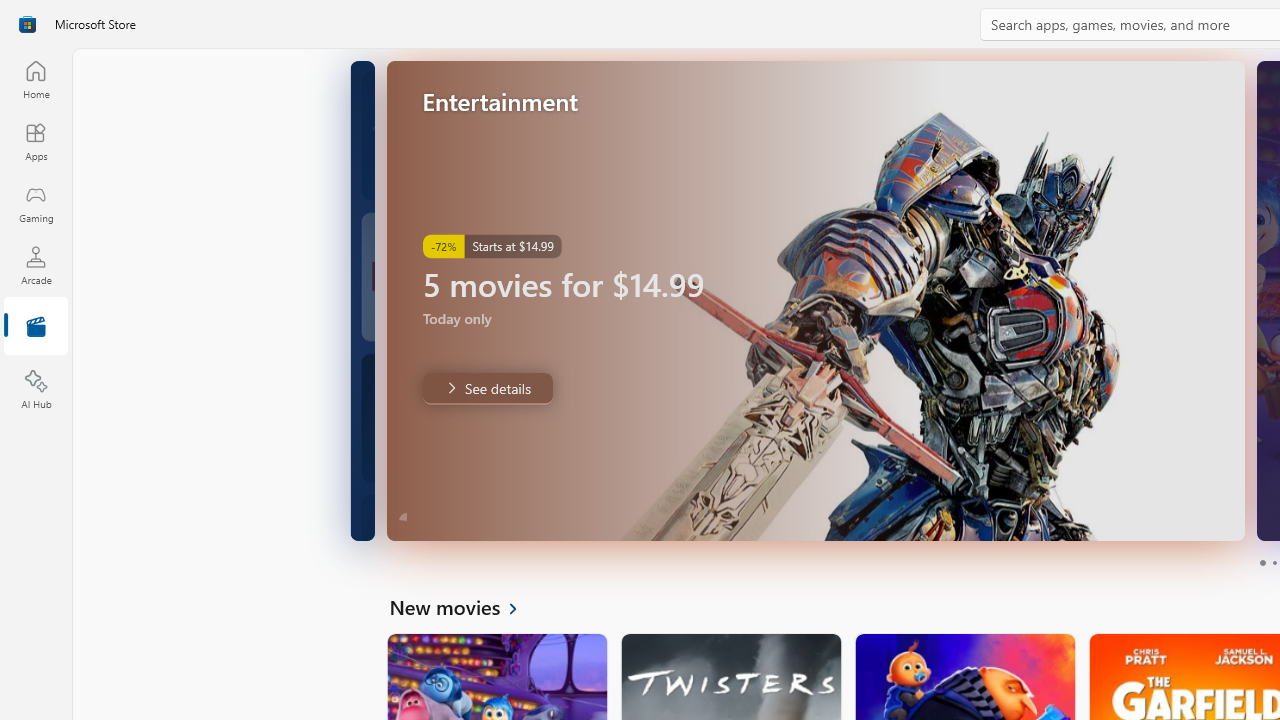 This screenshot has width=1280, height=720. Describe the element at coordinates (35, 203) in the screenshot. I see `'Gaming'` at that location.